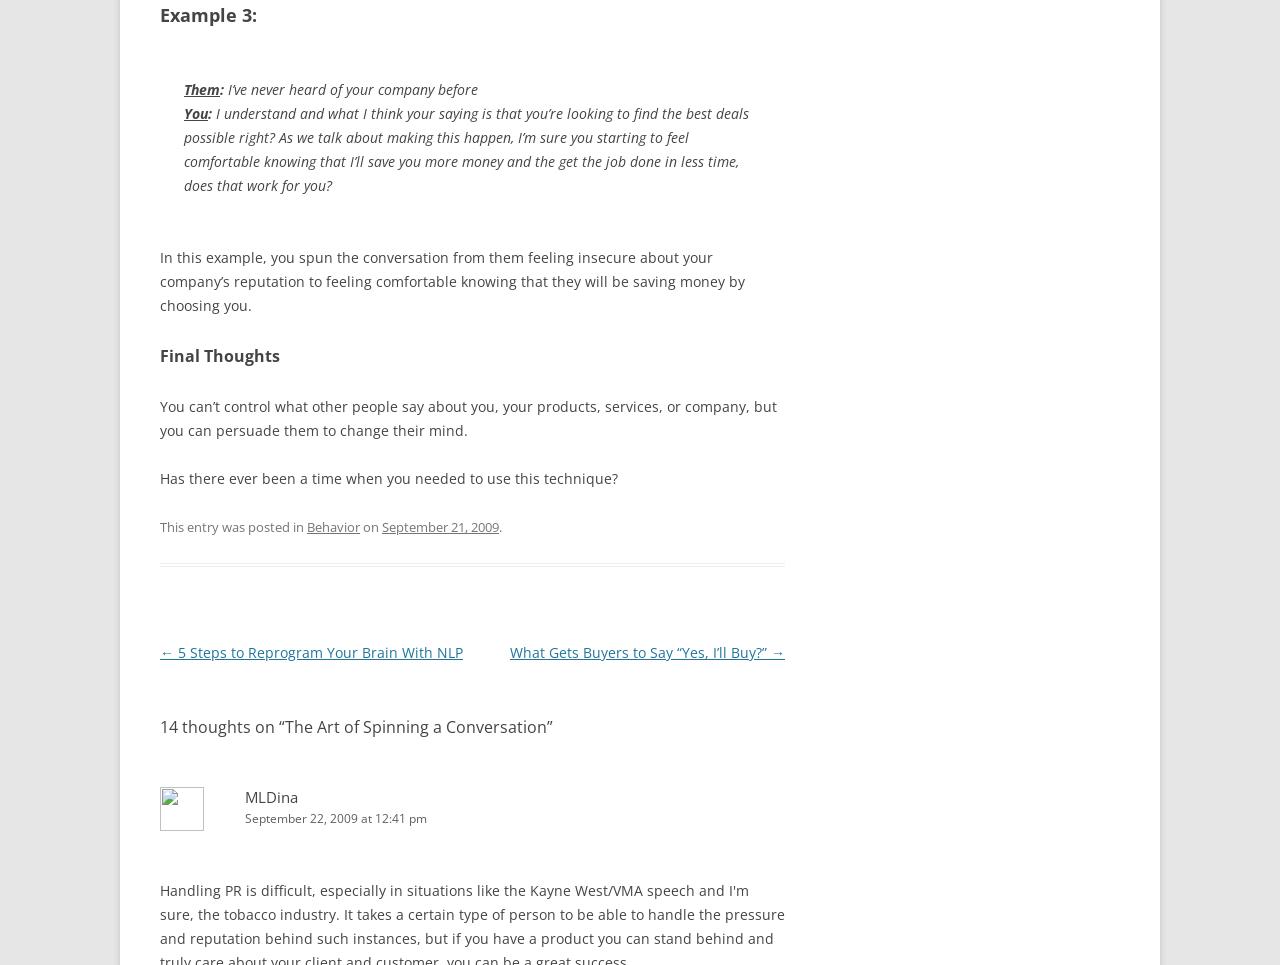 The width and height of the screenshot is (1280, 965). What do you see at coordinates (381, 525) in the screenshot?
I see `'September 21, 2009'` at bounding box center [381, 525].